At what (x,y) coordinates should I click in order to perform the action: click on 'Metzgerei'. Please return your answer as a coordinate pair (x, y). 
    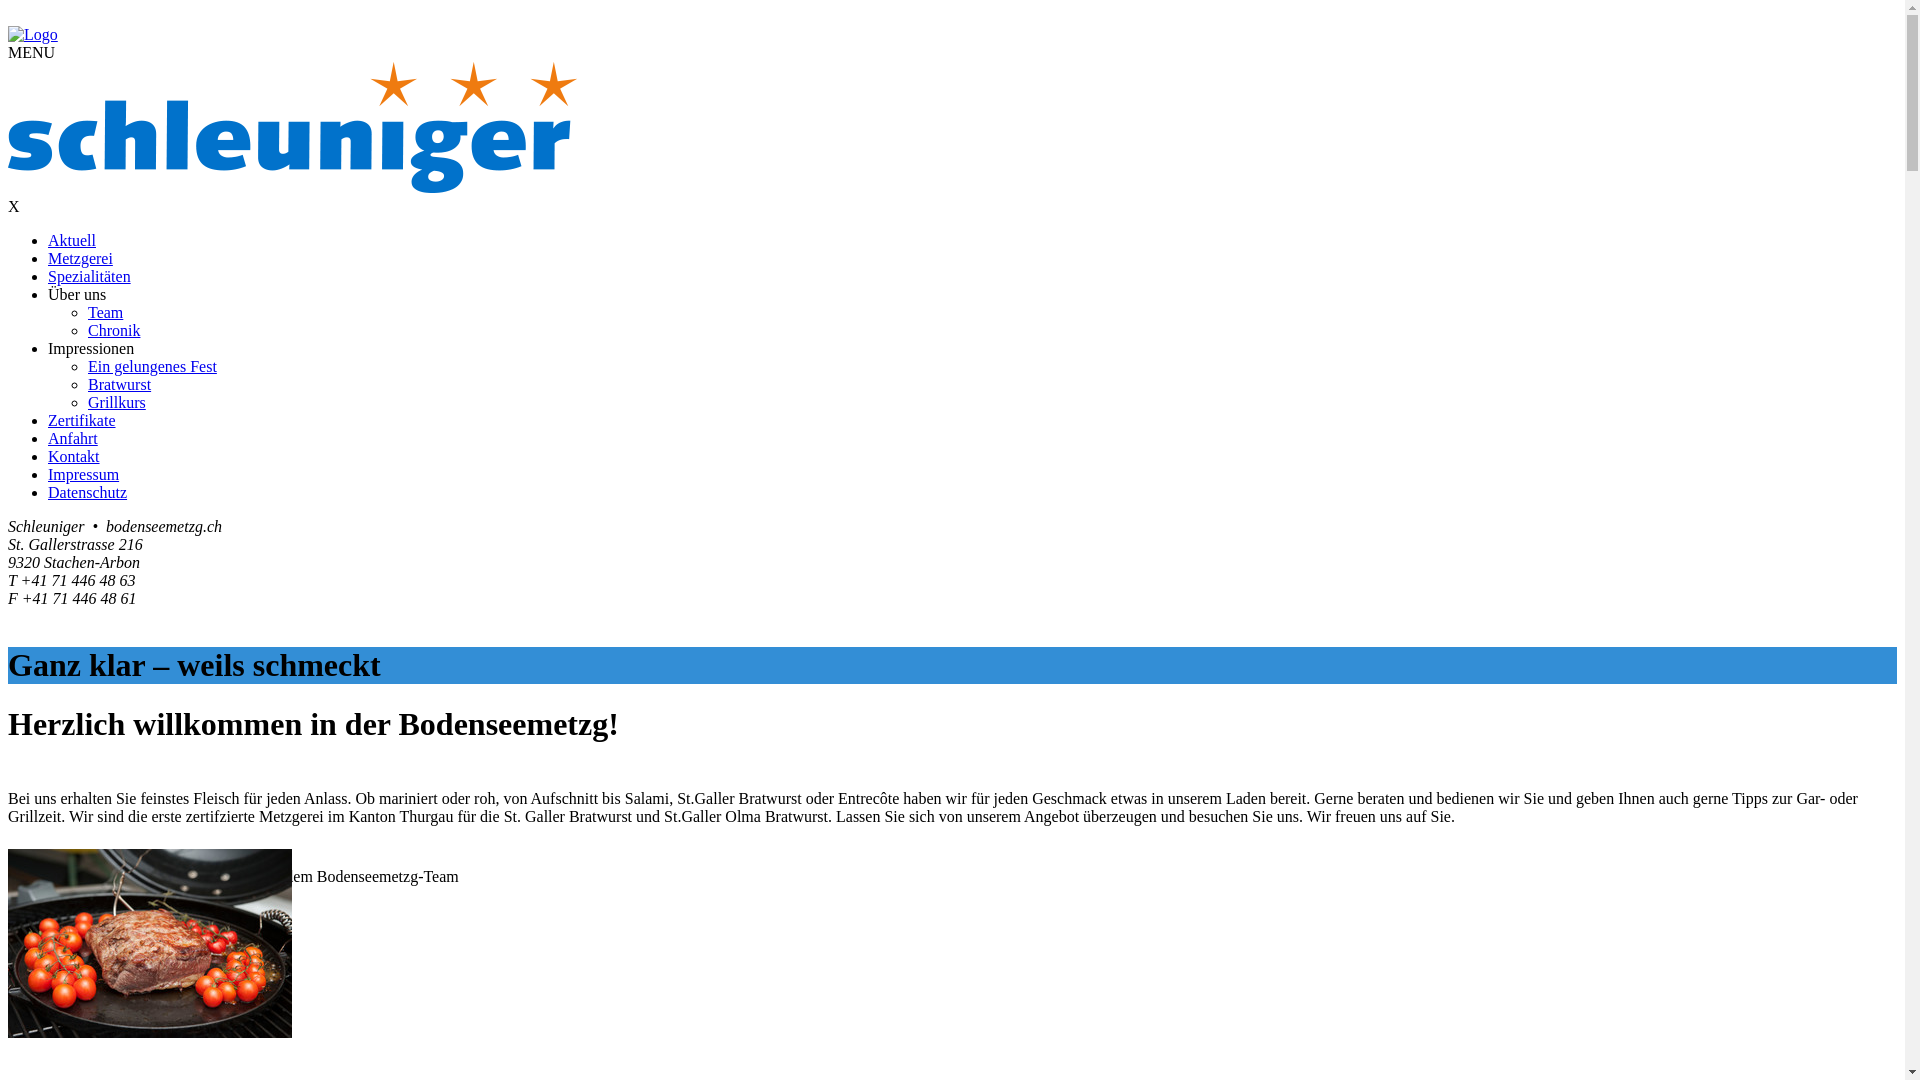
    Looking at the image, I should click on (80, 257).